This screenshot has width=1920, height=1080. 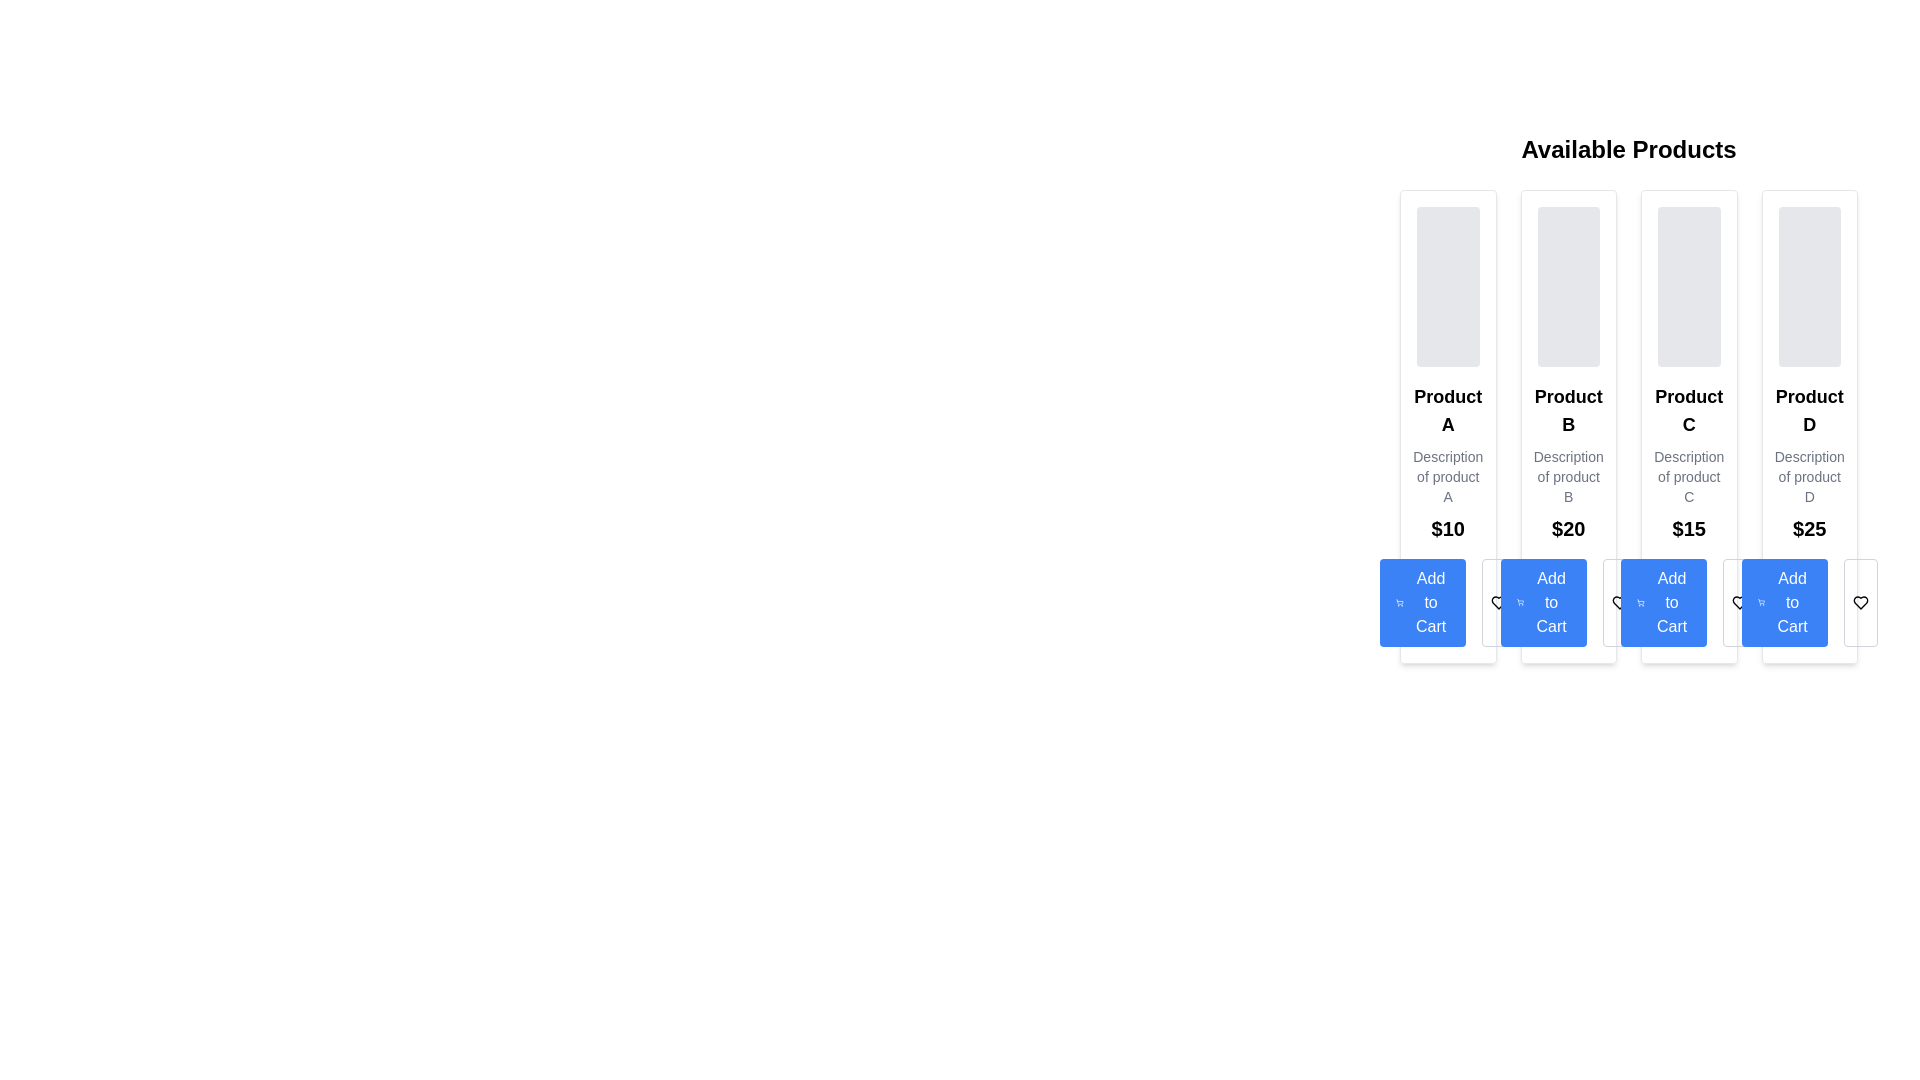 What do you see at coordinates (1448, 426) in the screenshot?
I see `the text elements within the product details card labeled 'Product A' for accessibility purposes` at bounding box center [1448, 426].